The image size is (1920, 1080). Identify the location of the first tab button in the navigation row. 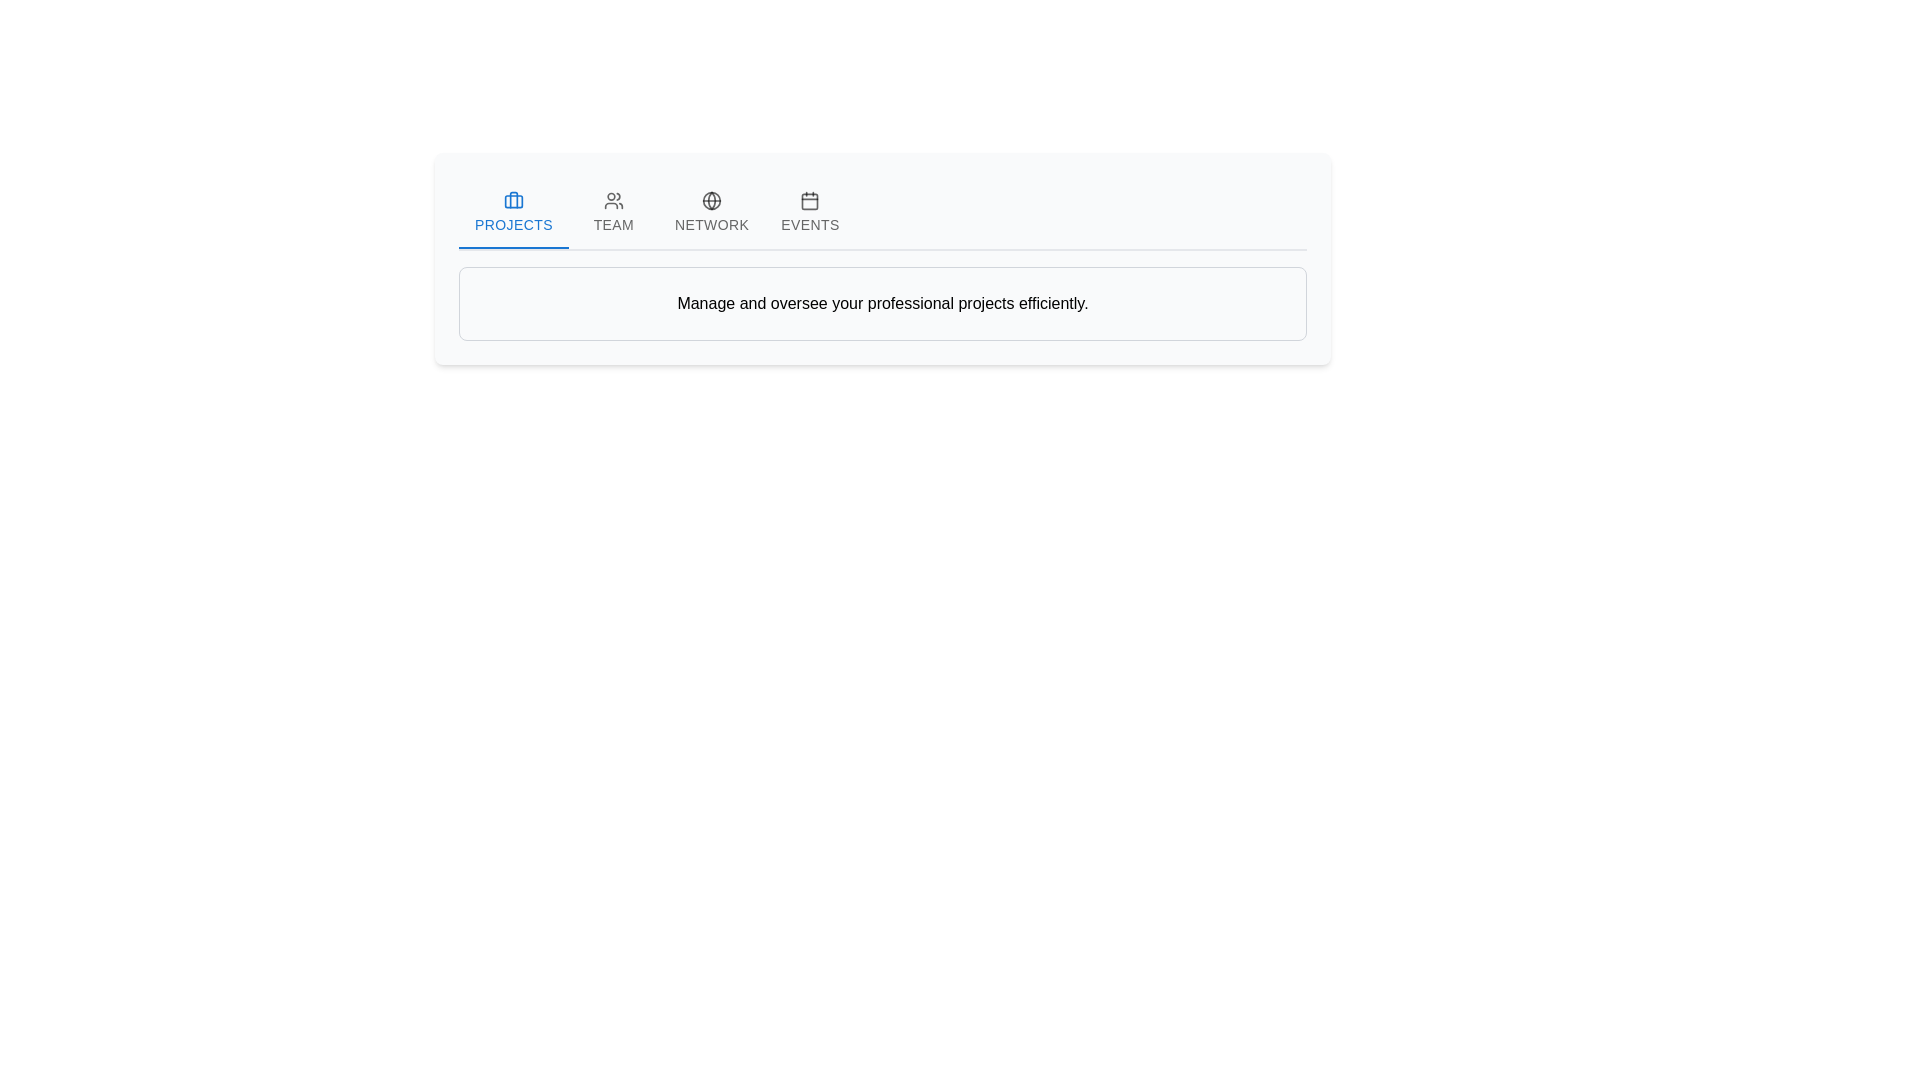
(513, 212).